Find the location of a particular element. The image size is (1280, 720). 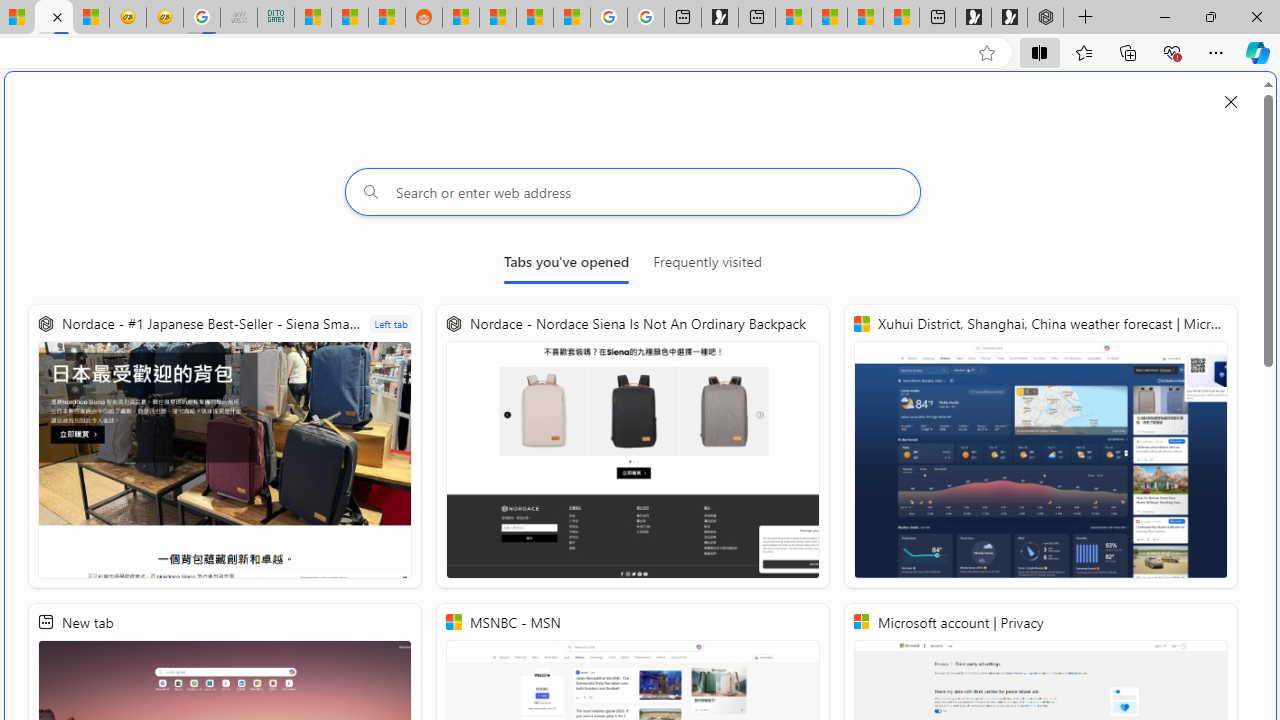

'Close tab' is located at coordinates (57, 17).